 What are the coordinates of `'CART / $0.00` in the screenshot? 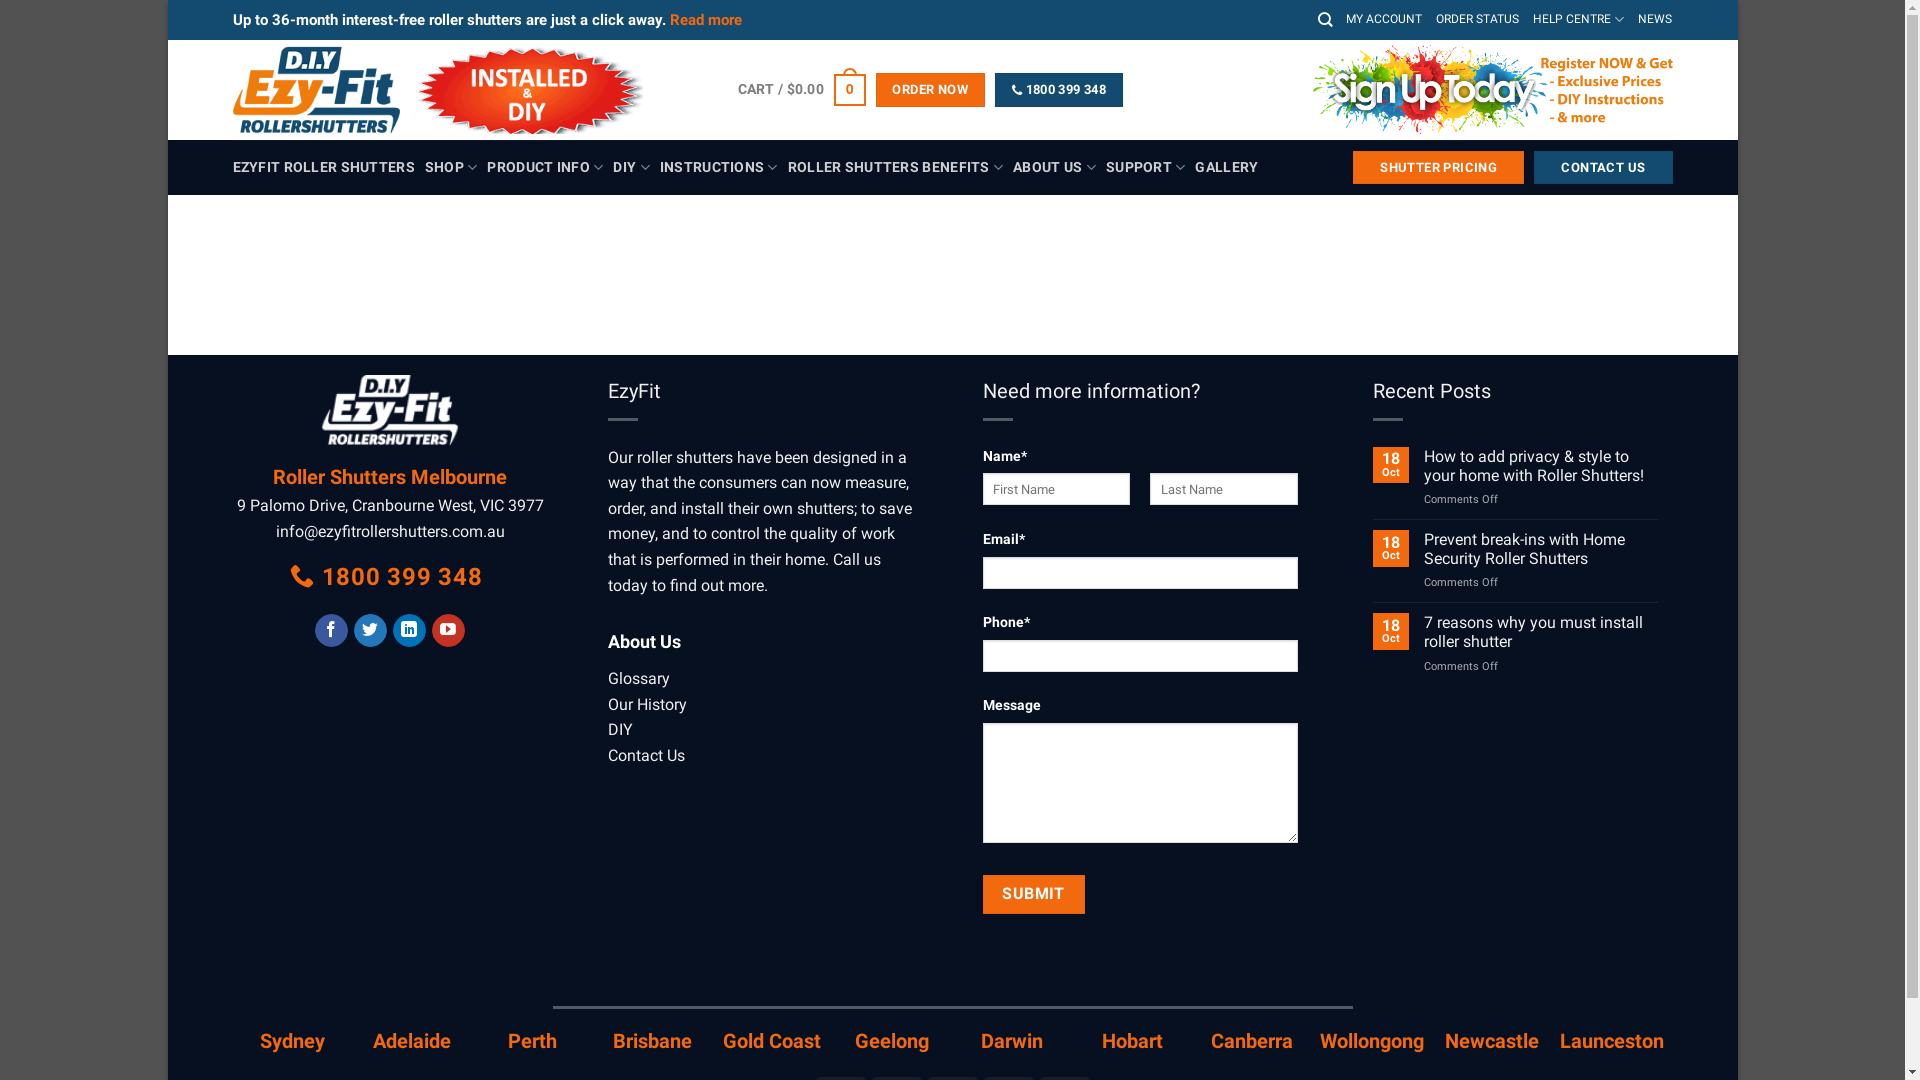 It's located at (737, 88).